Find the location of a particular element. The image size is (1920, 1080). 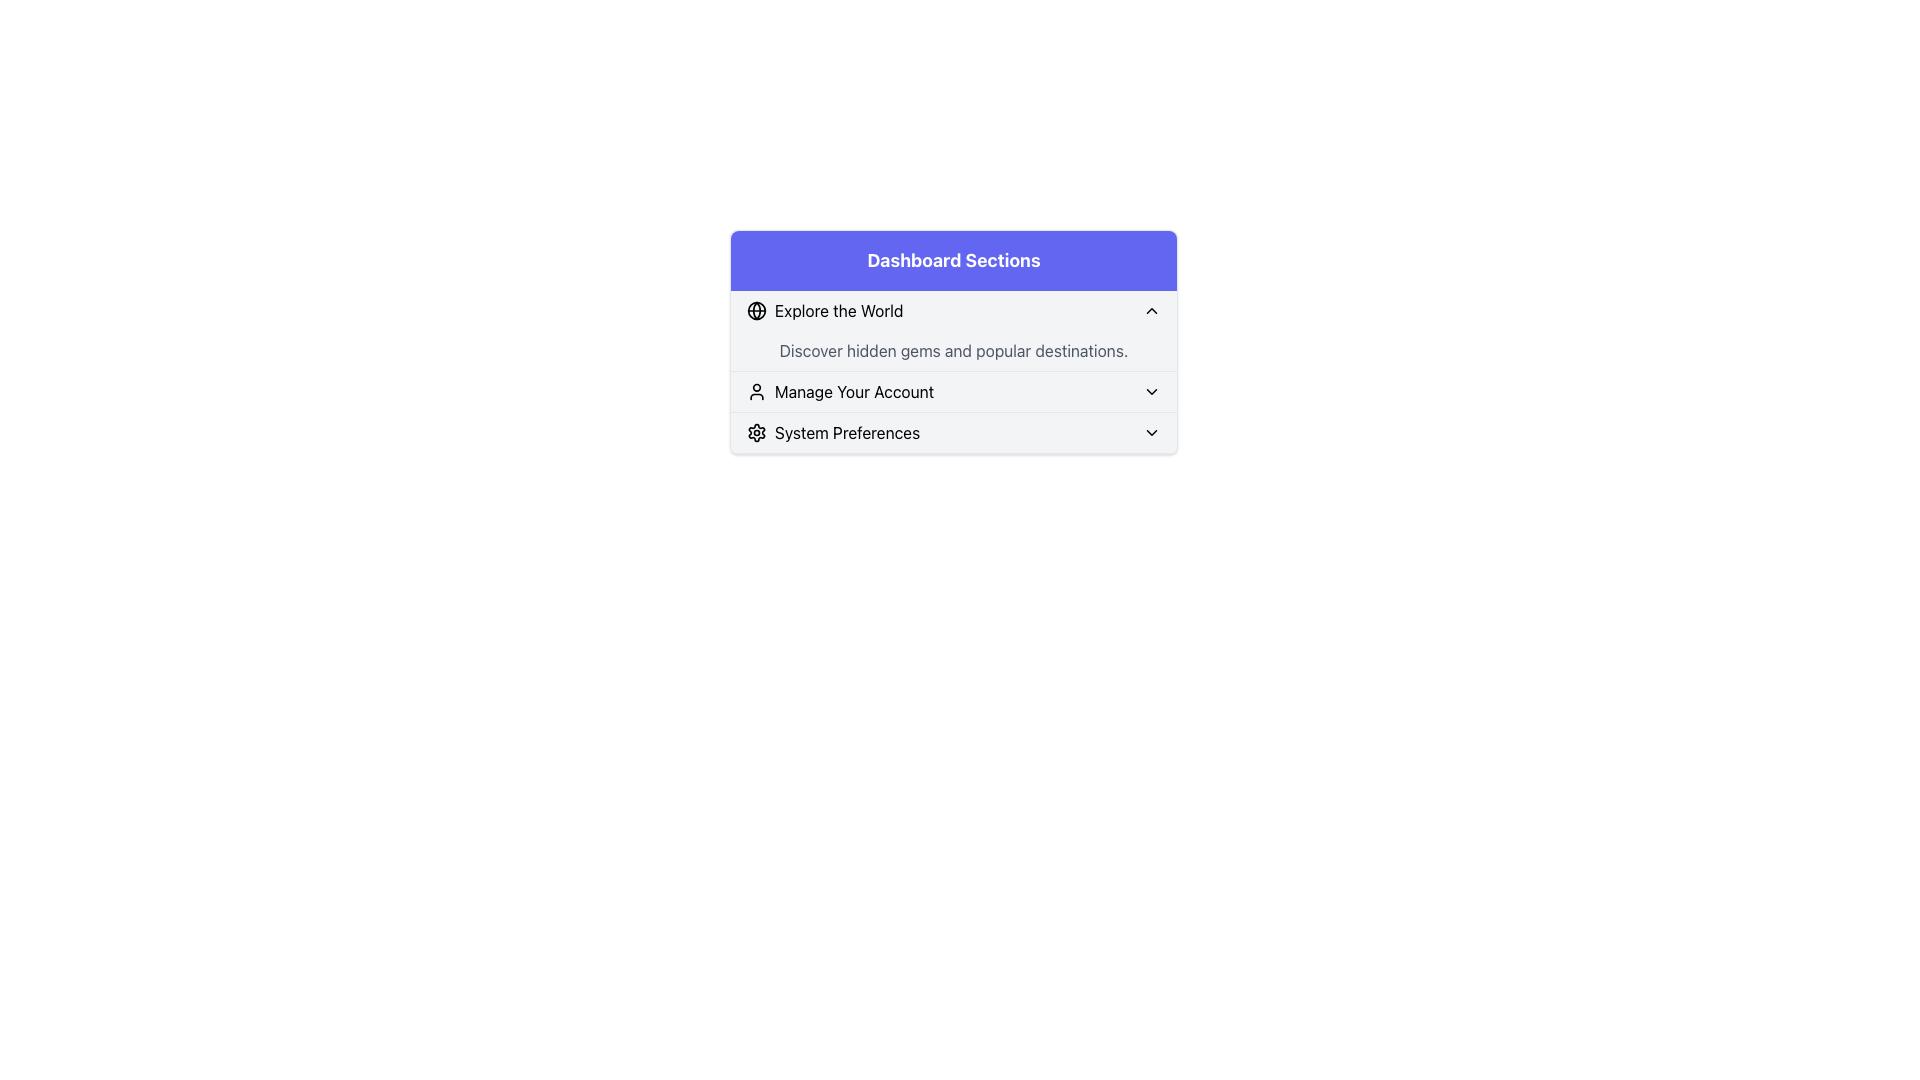

circular arc part of the globe-like icon located in the 'Explore the World' section, which is the middle sub-element of three is located at coordinates (756, 311).